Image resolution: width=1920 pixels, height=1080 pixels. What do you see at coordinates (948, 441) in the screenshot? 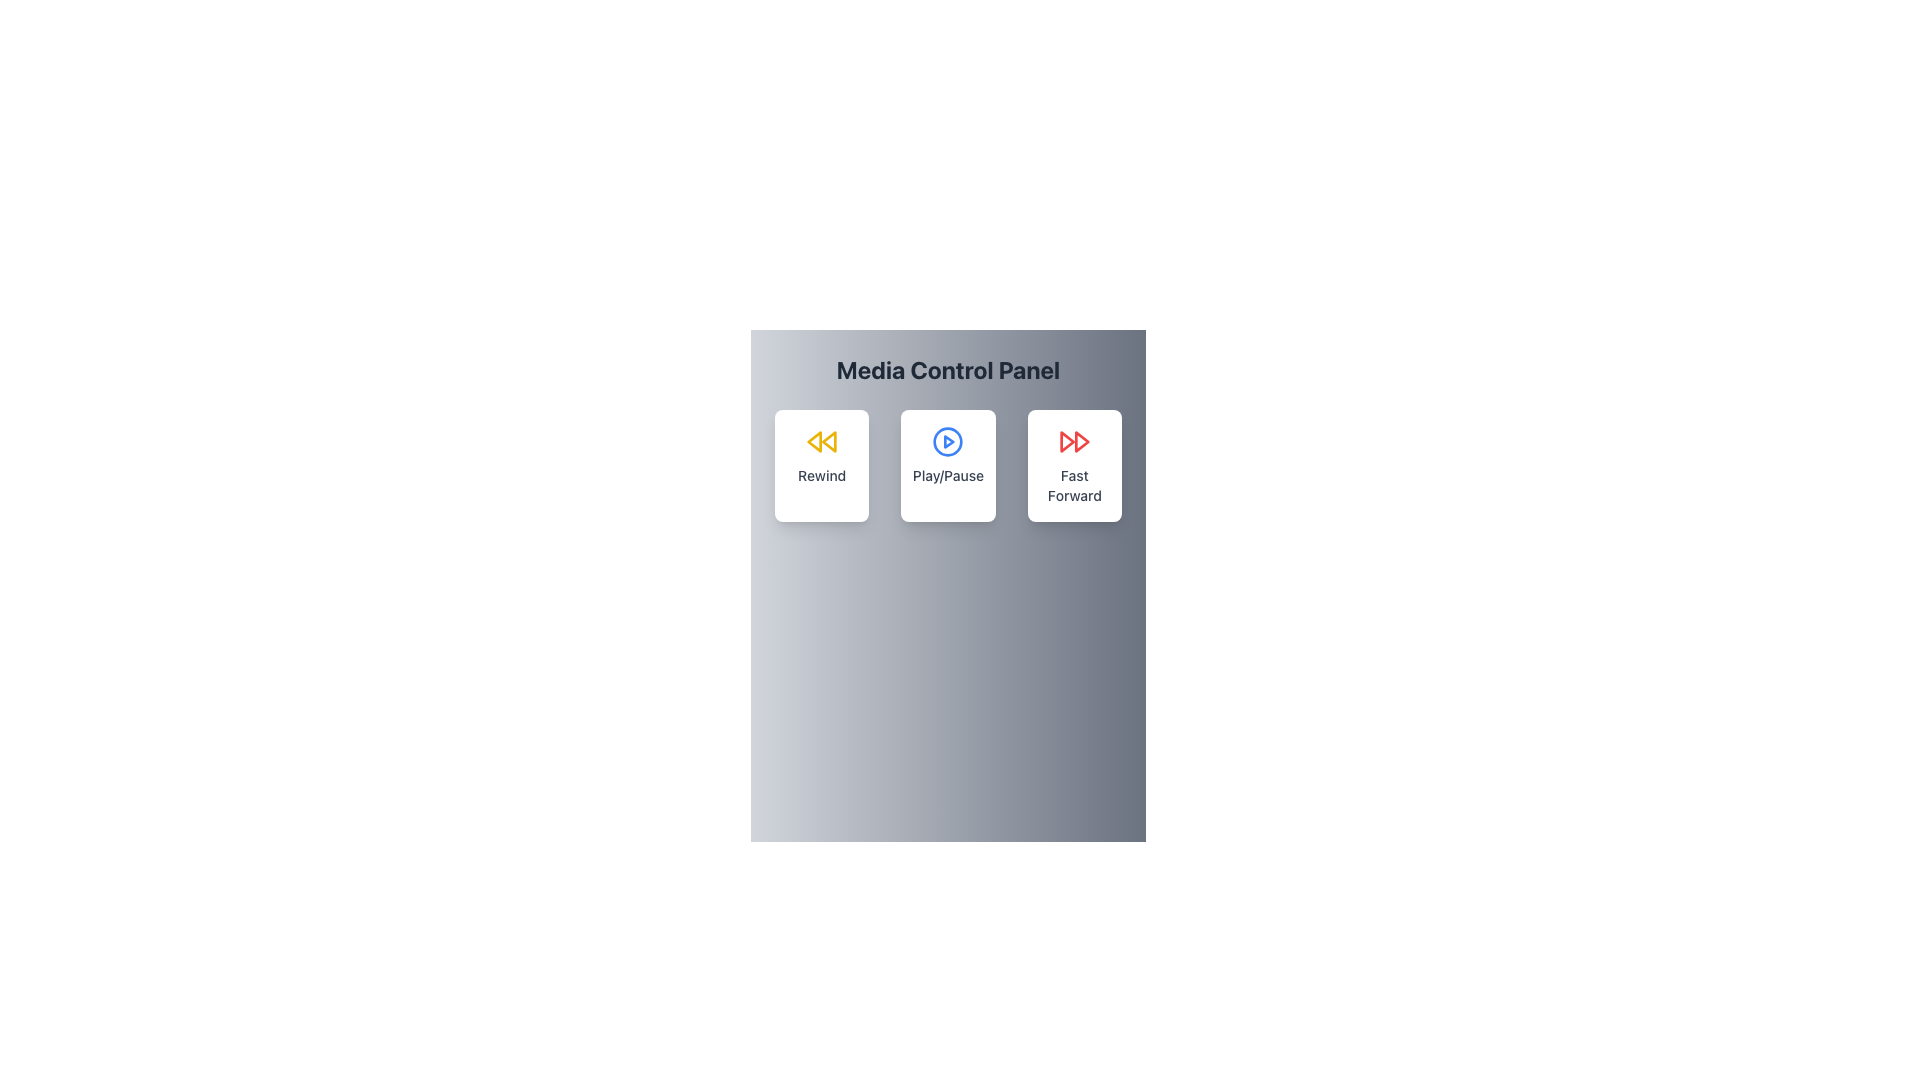
I see `the play icon located within the circular play/pause button in the media control panel, which initiates playback` at bounding box center [948, 441].